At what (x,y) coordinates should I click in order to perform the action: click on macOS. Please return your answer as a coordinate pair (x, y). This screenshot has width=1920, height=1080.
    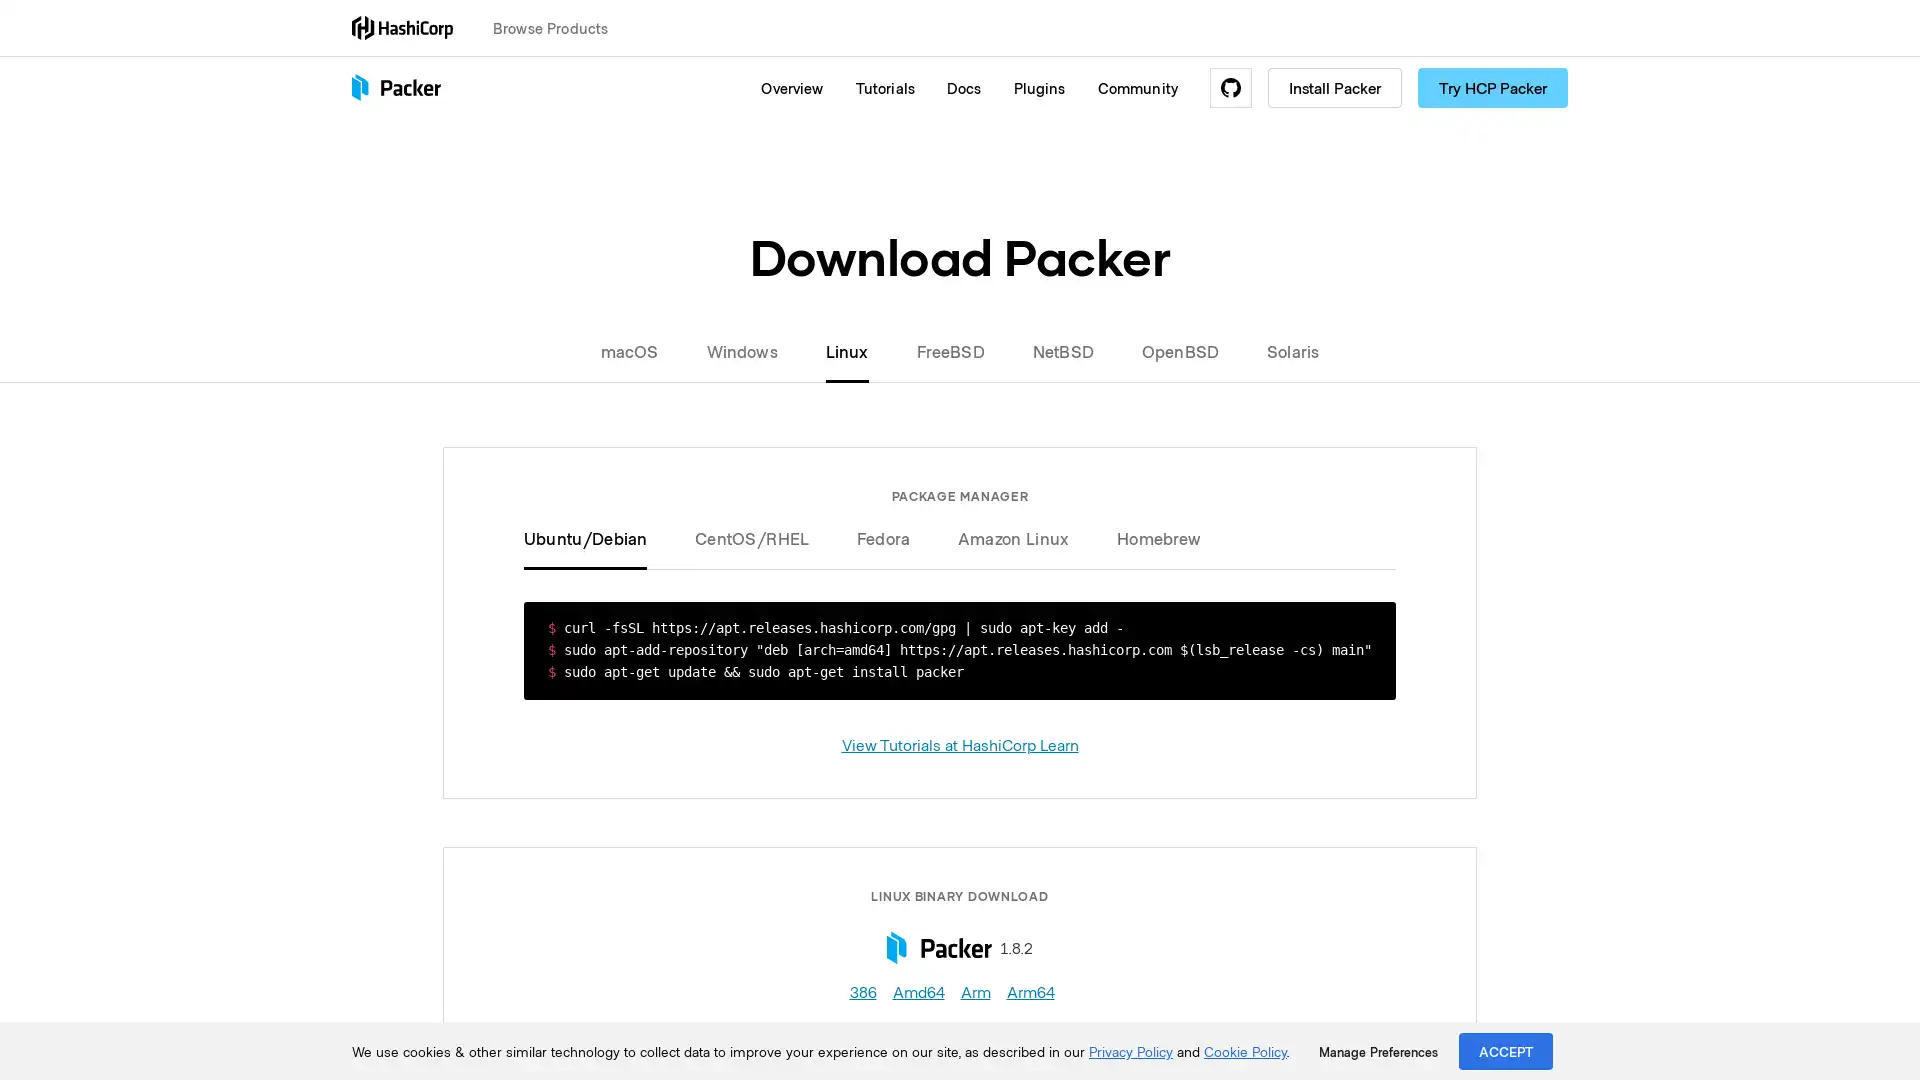
    Looking at the image, I should click on (641, 350).